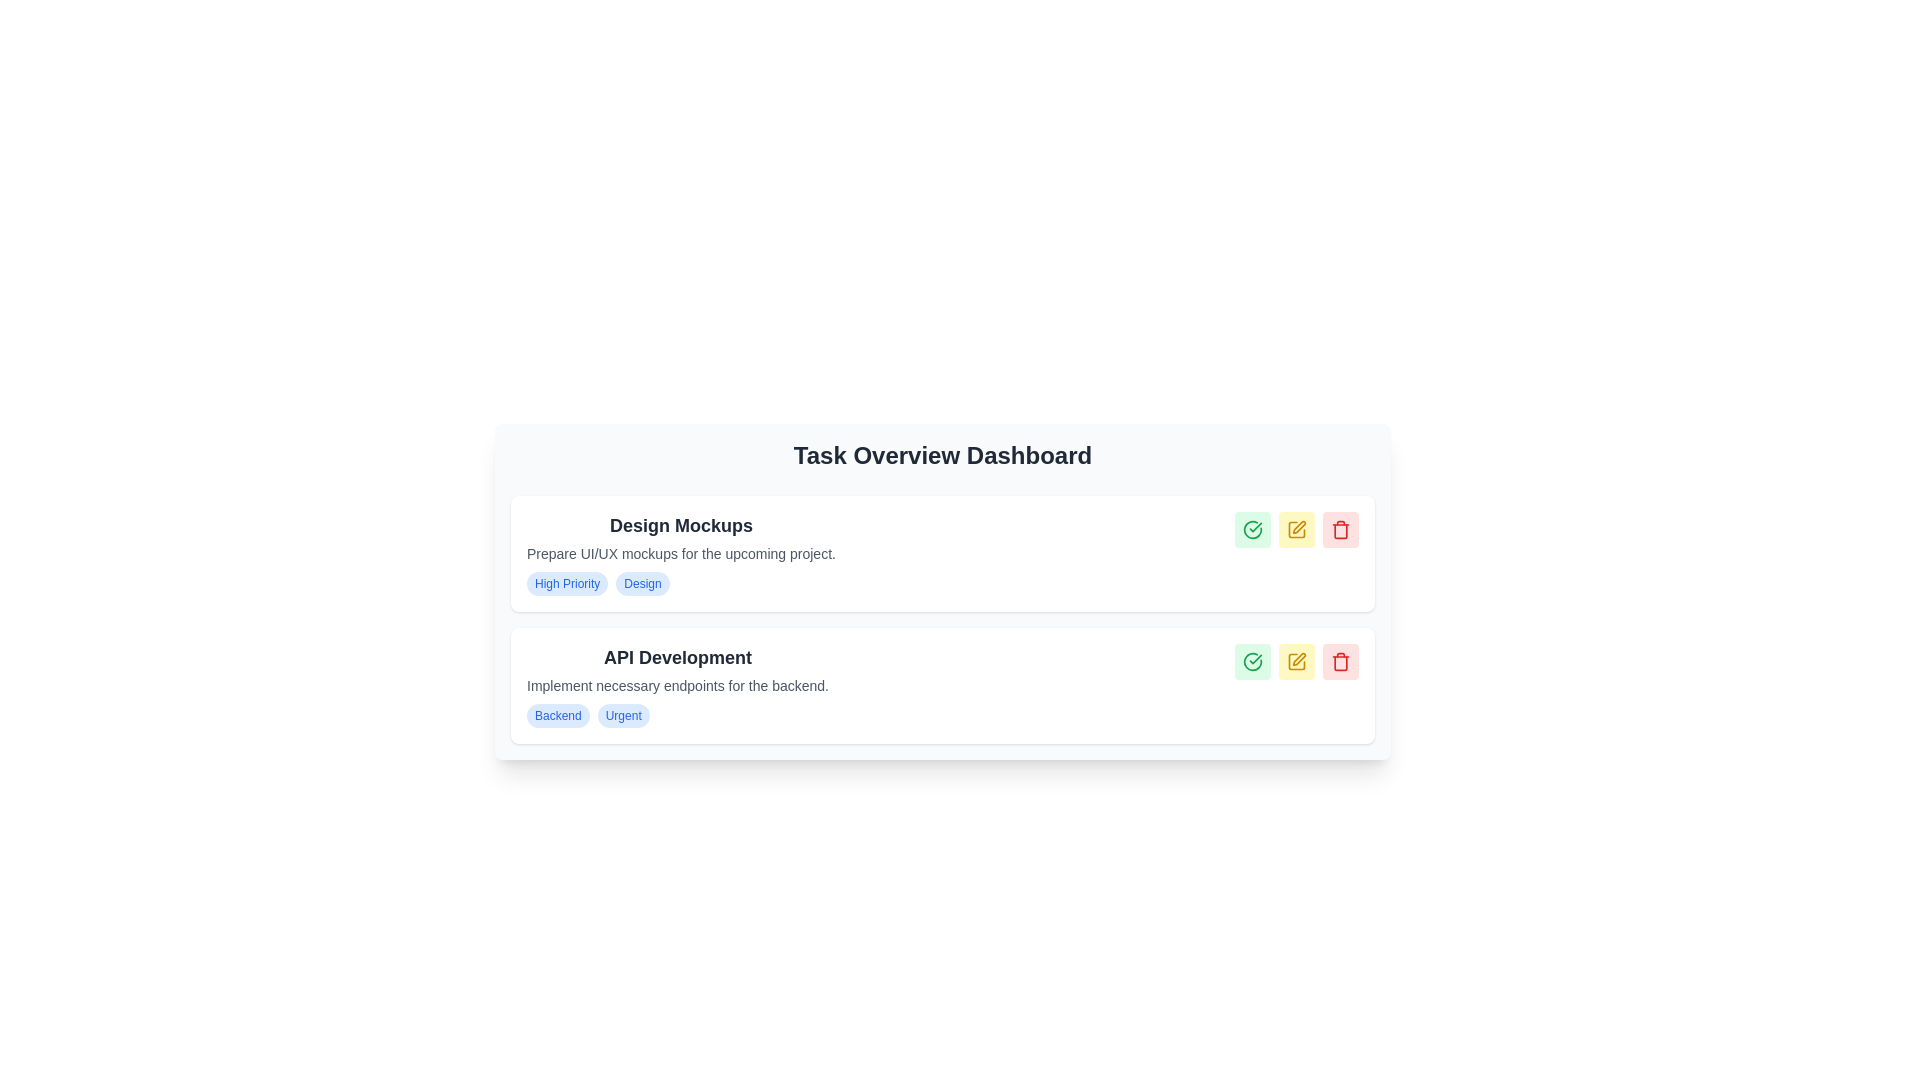 This screenshot has height=1080, width=1920. Describe the element at coordinates (1296, 662) in the screenshot. I see `the button with a yellow background and a pen icon for keyboard interaction, located in the middle of the action buttons to the right of the 'API Development' section` at that location.